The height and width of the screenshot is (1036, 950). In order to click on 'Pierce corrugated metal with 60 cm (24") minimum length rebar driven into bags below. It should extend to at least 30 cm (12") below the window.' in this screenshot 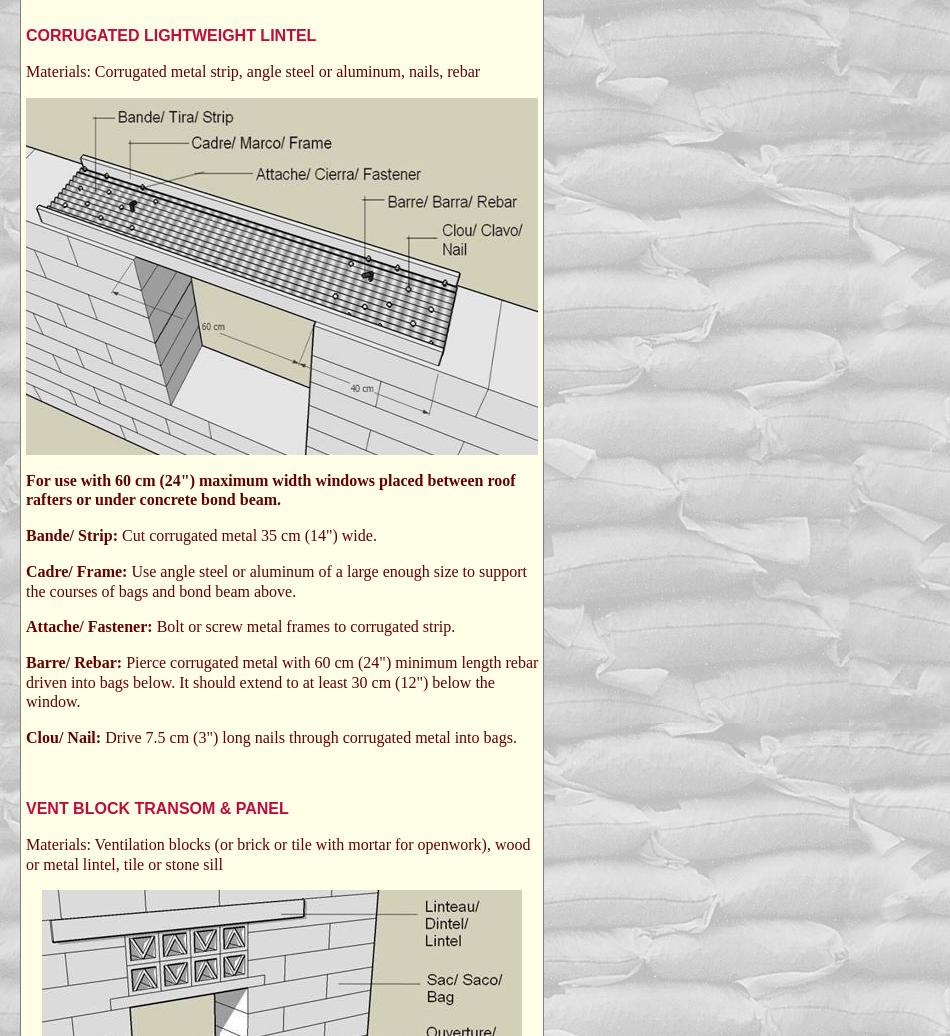, I will do `click(280, 681)`.